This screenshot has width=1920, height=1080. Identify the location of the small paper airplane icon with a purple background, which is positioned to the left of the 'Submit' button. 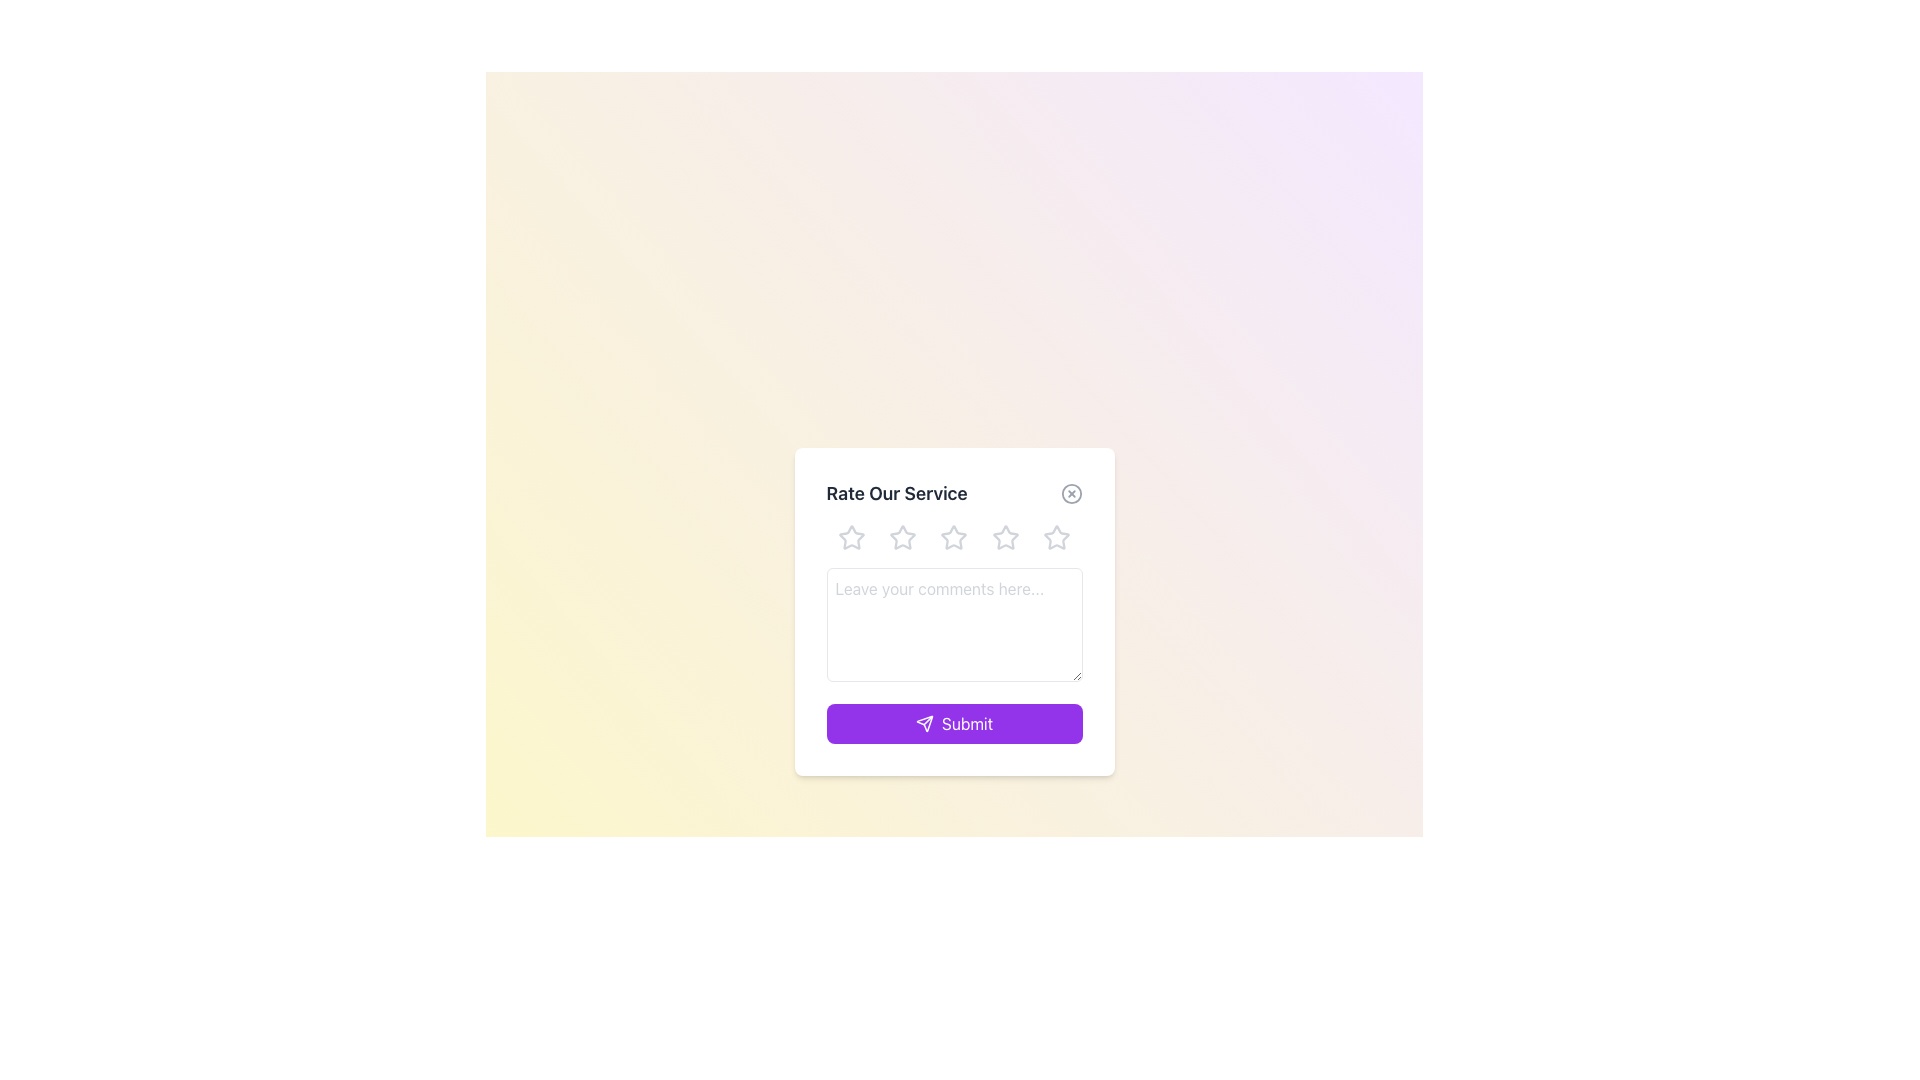
(923, 724).